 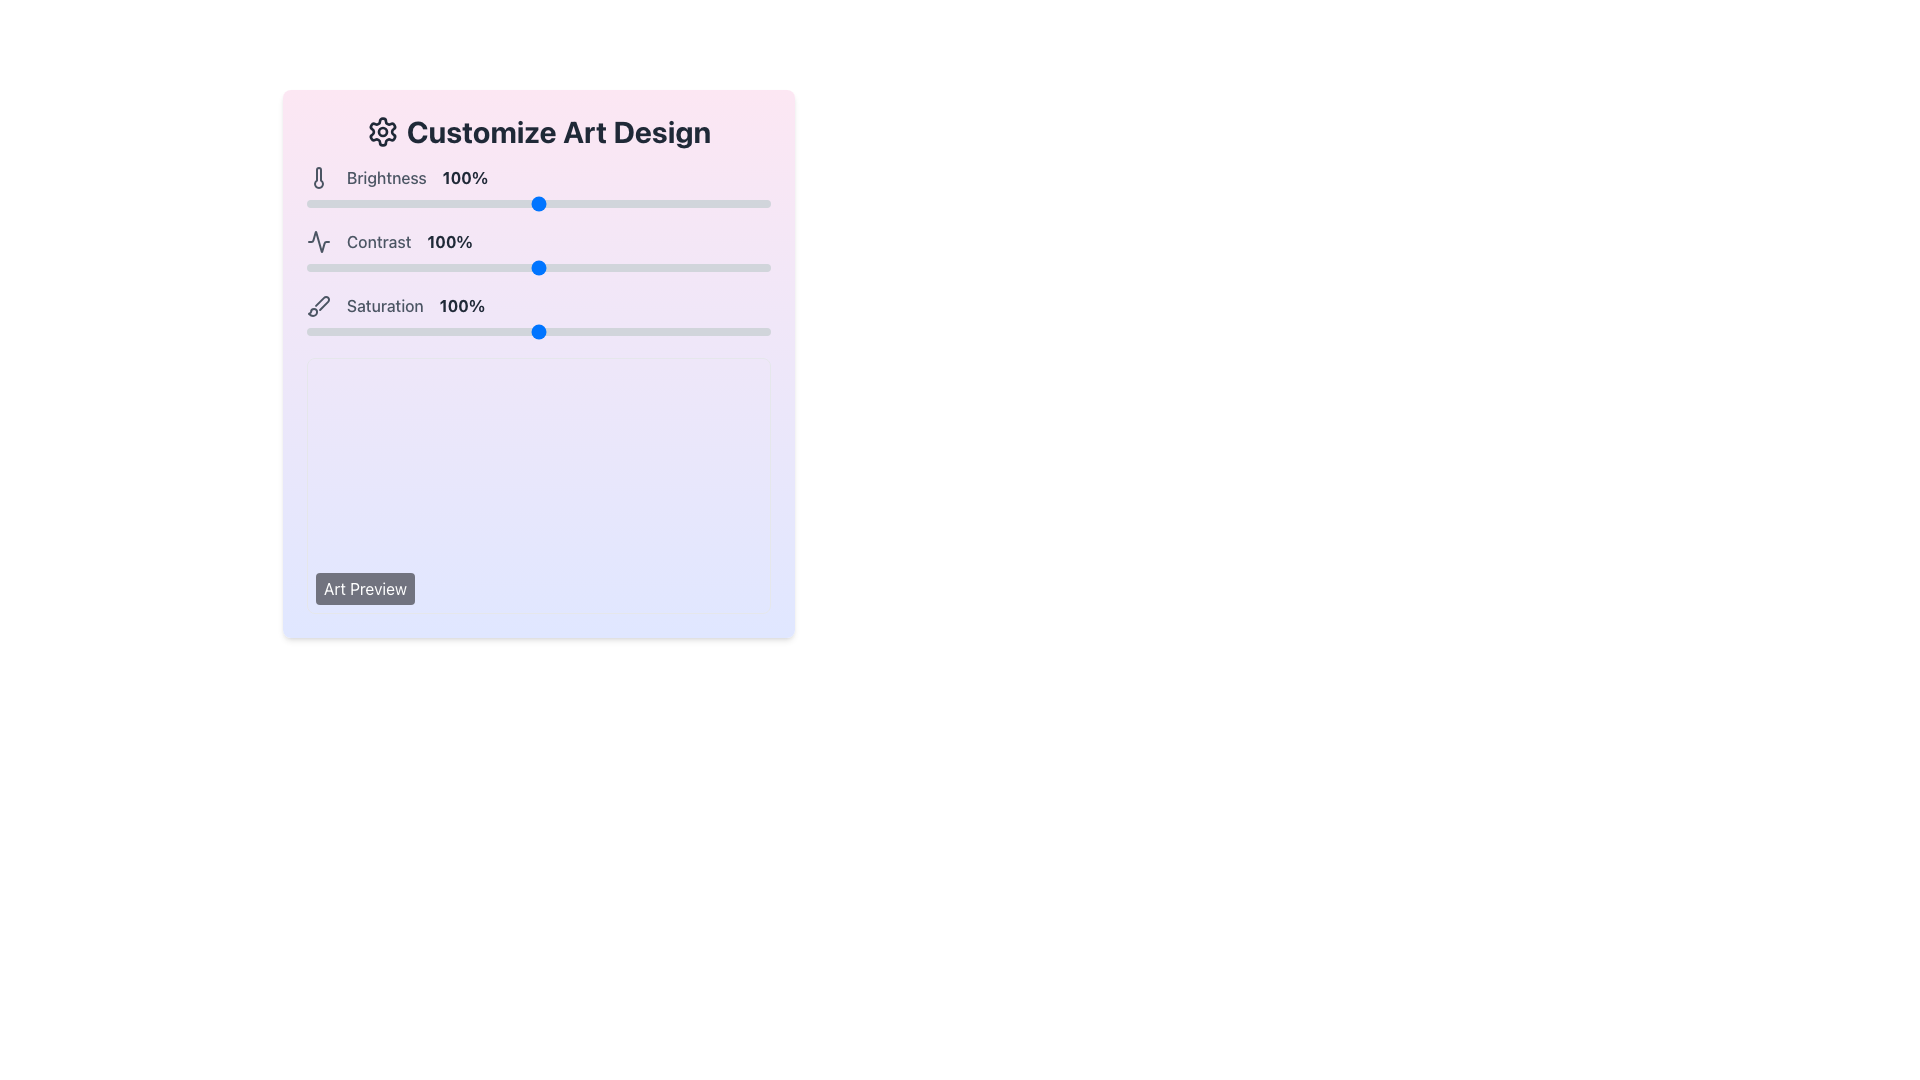 I want to click on contrast, so click(x=675, y=266).